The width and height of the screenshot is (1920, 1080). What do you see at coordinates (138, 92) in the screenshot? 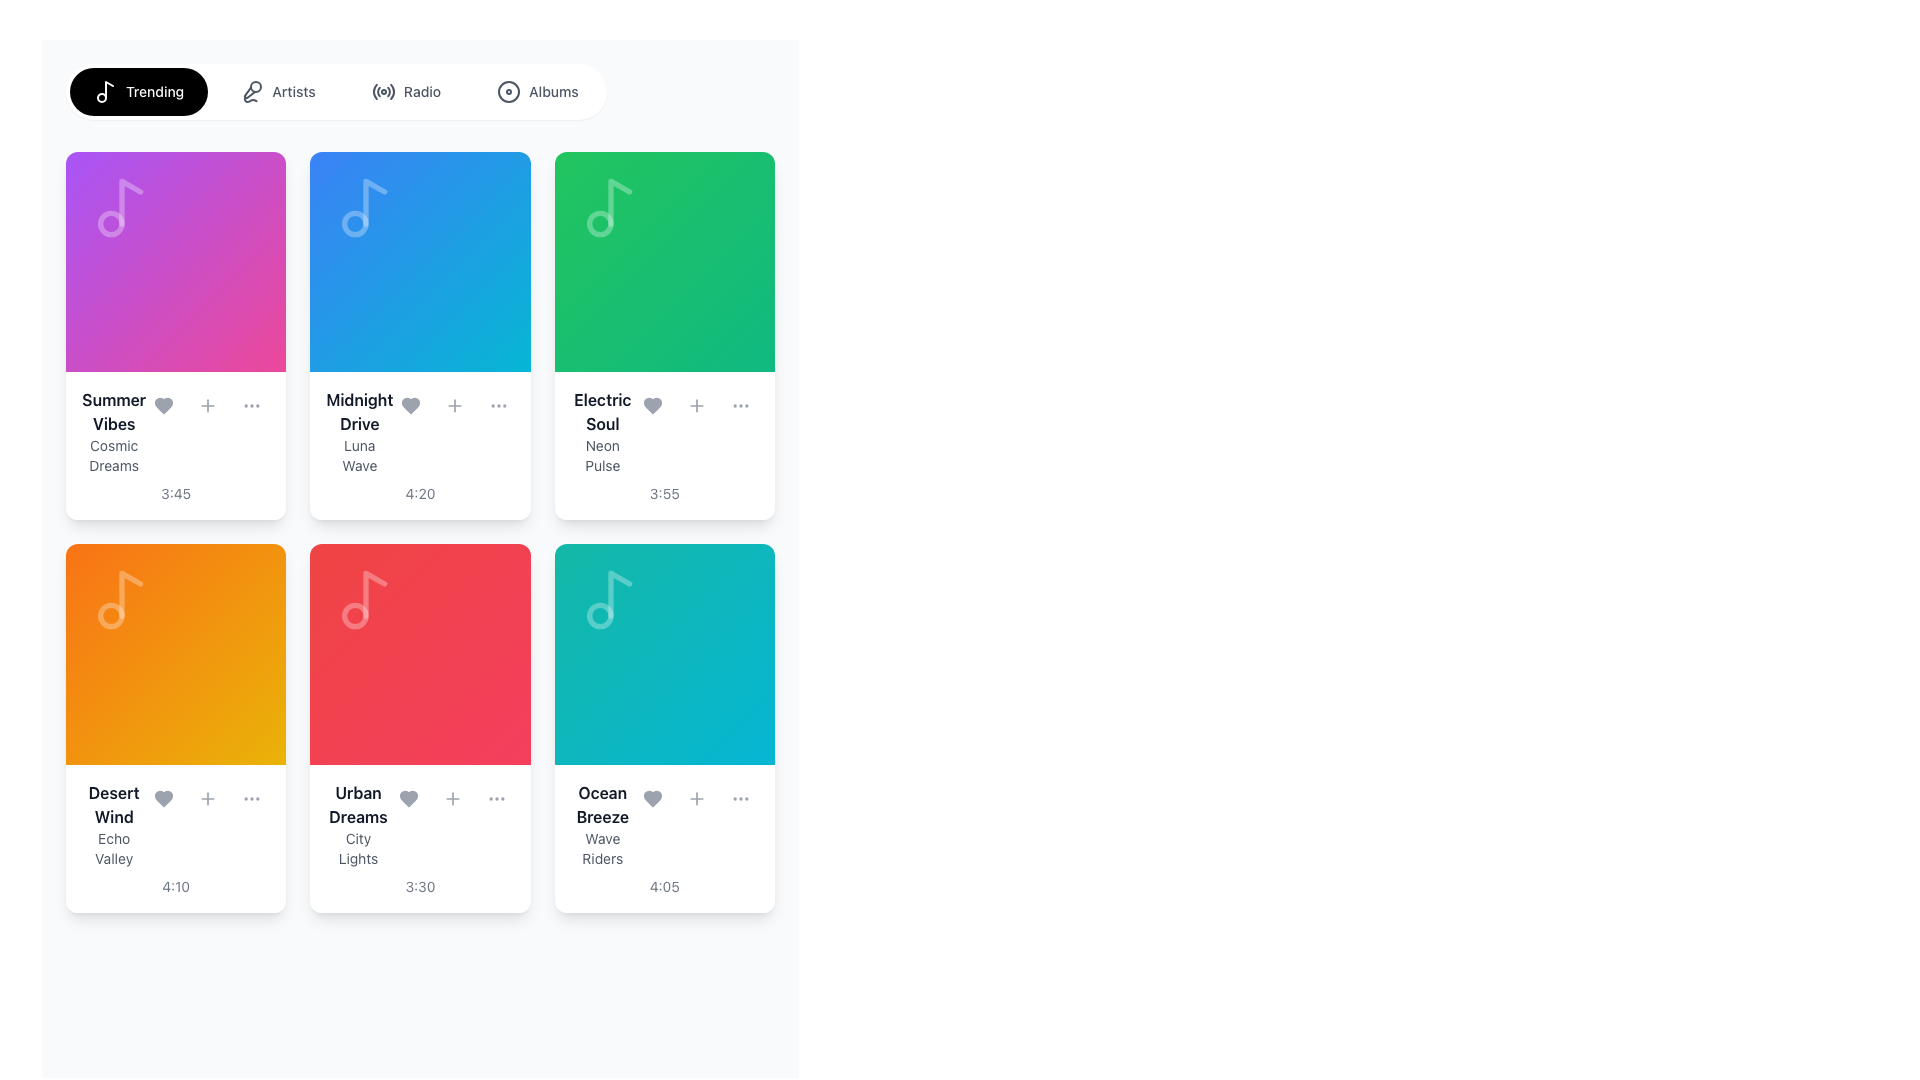
I see `the trending content button located at the top-left corner of the interface` at bounding box center [138, 92].